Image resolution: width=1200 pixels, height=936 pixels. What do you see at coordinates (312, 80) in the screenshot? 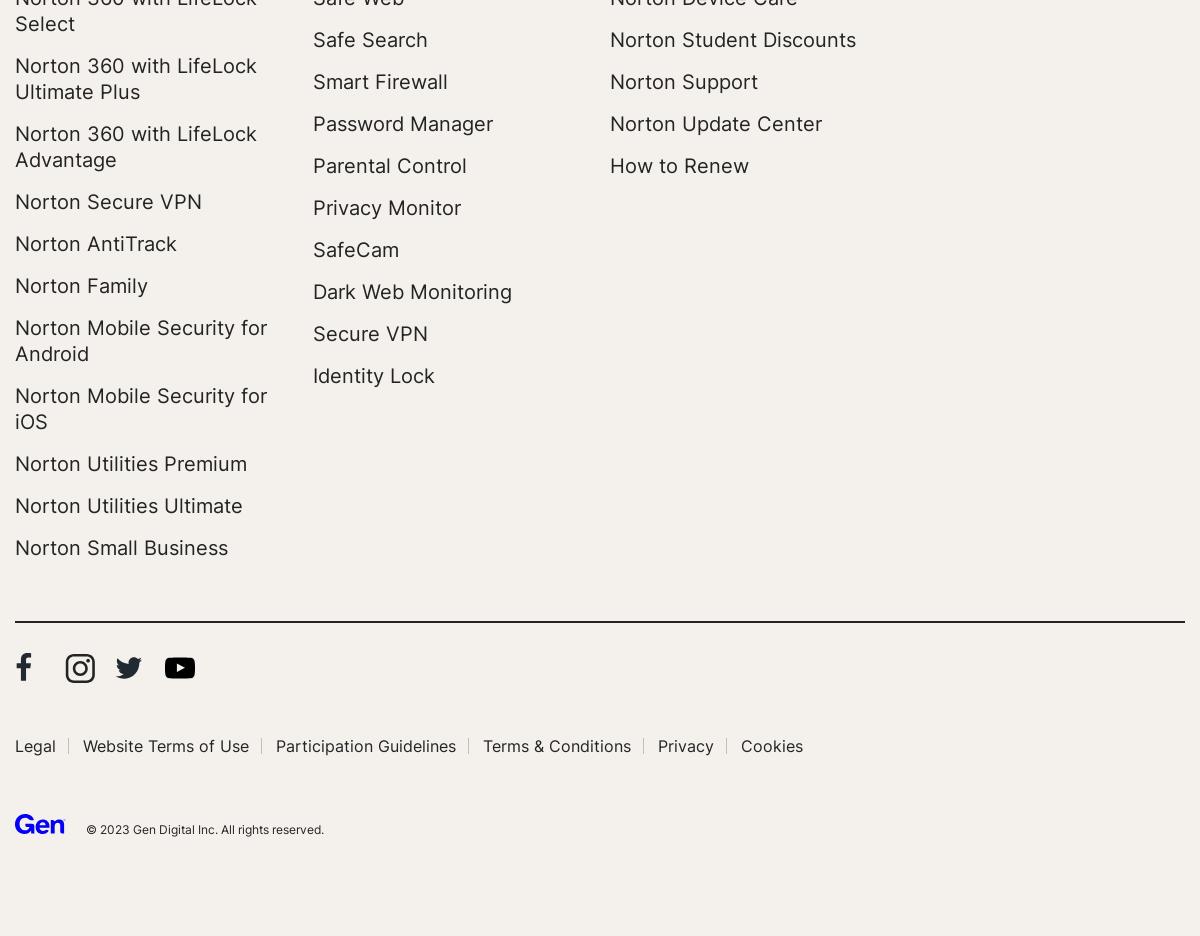
I see `'Smart Firewall'` at bounding box center [312, 80].